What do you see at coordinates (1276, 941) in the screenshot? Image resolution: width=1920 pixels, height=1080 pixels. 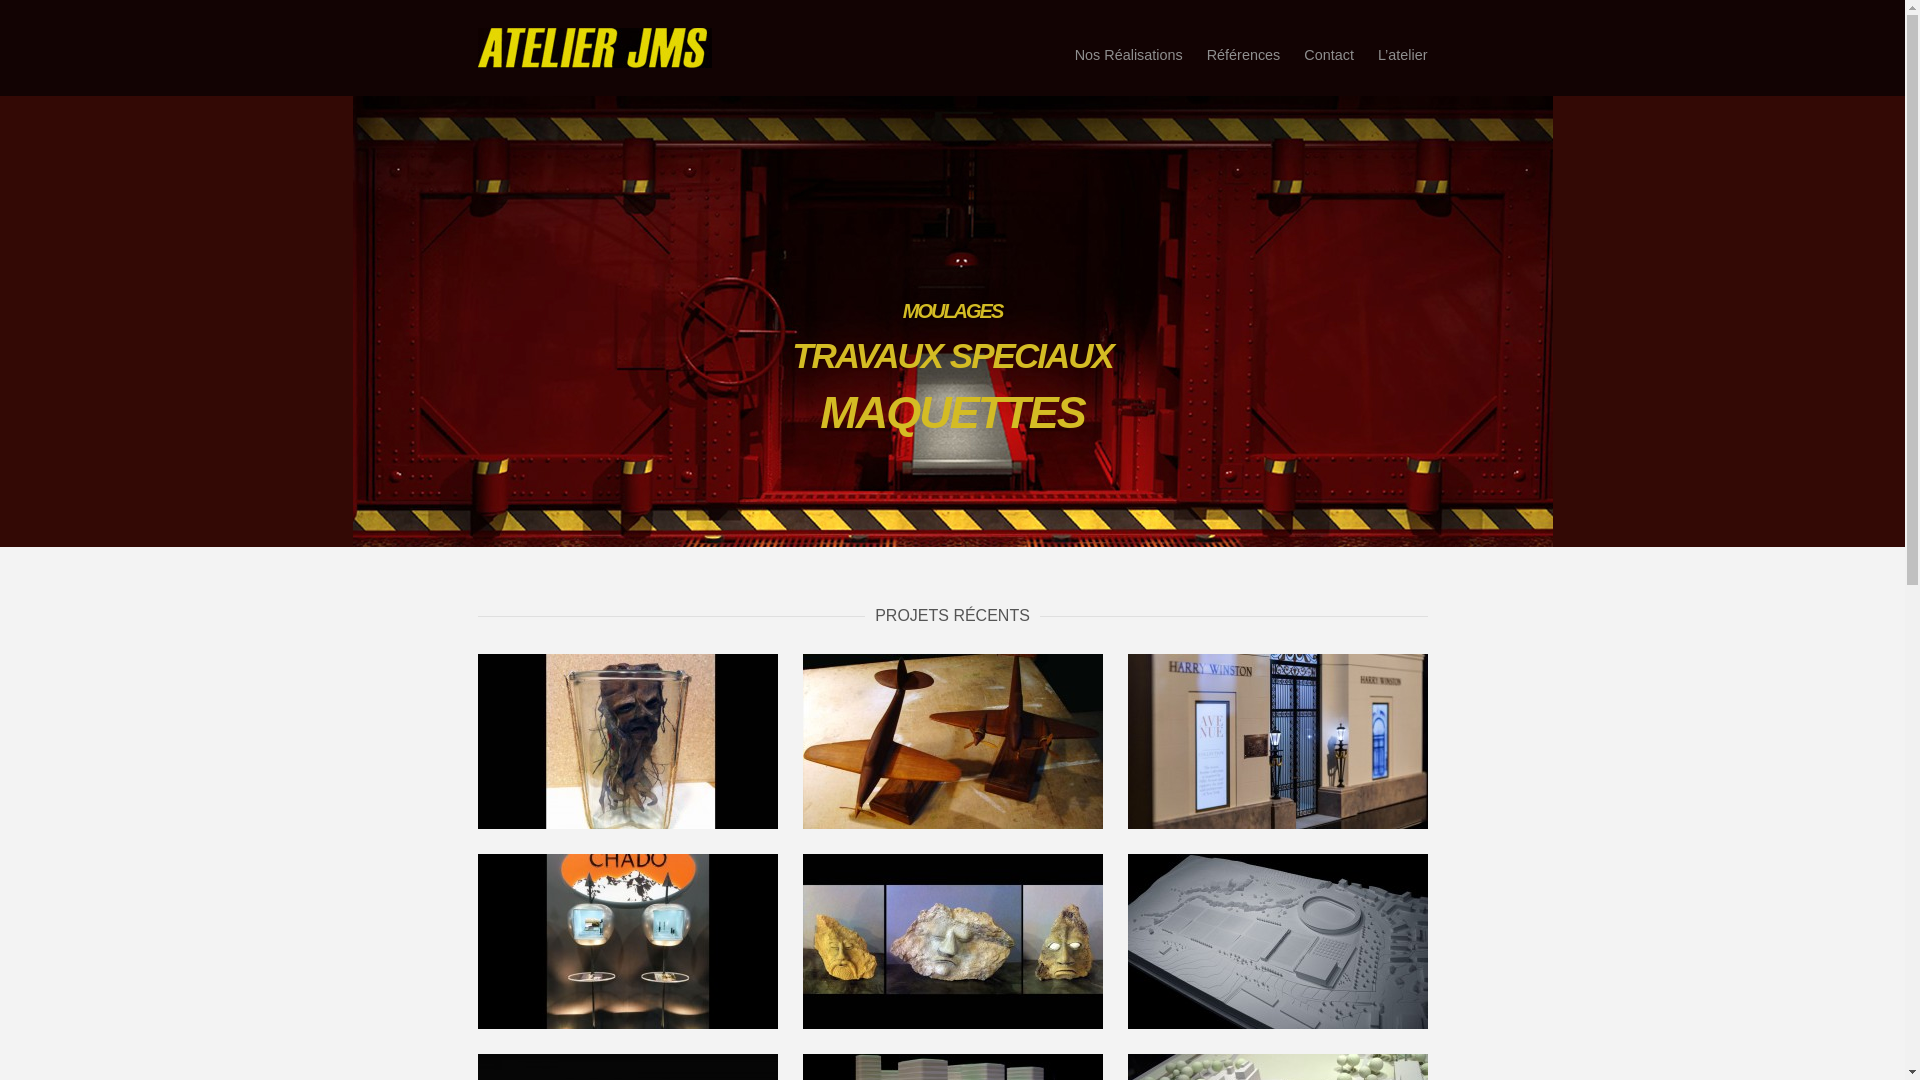 I see `'Concours 1/1000'` at bounding box center [1276, 941].